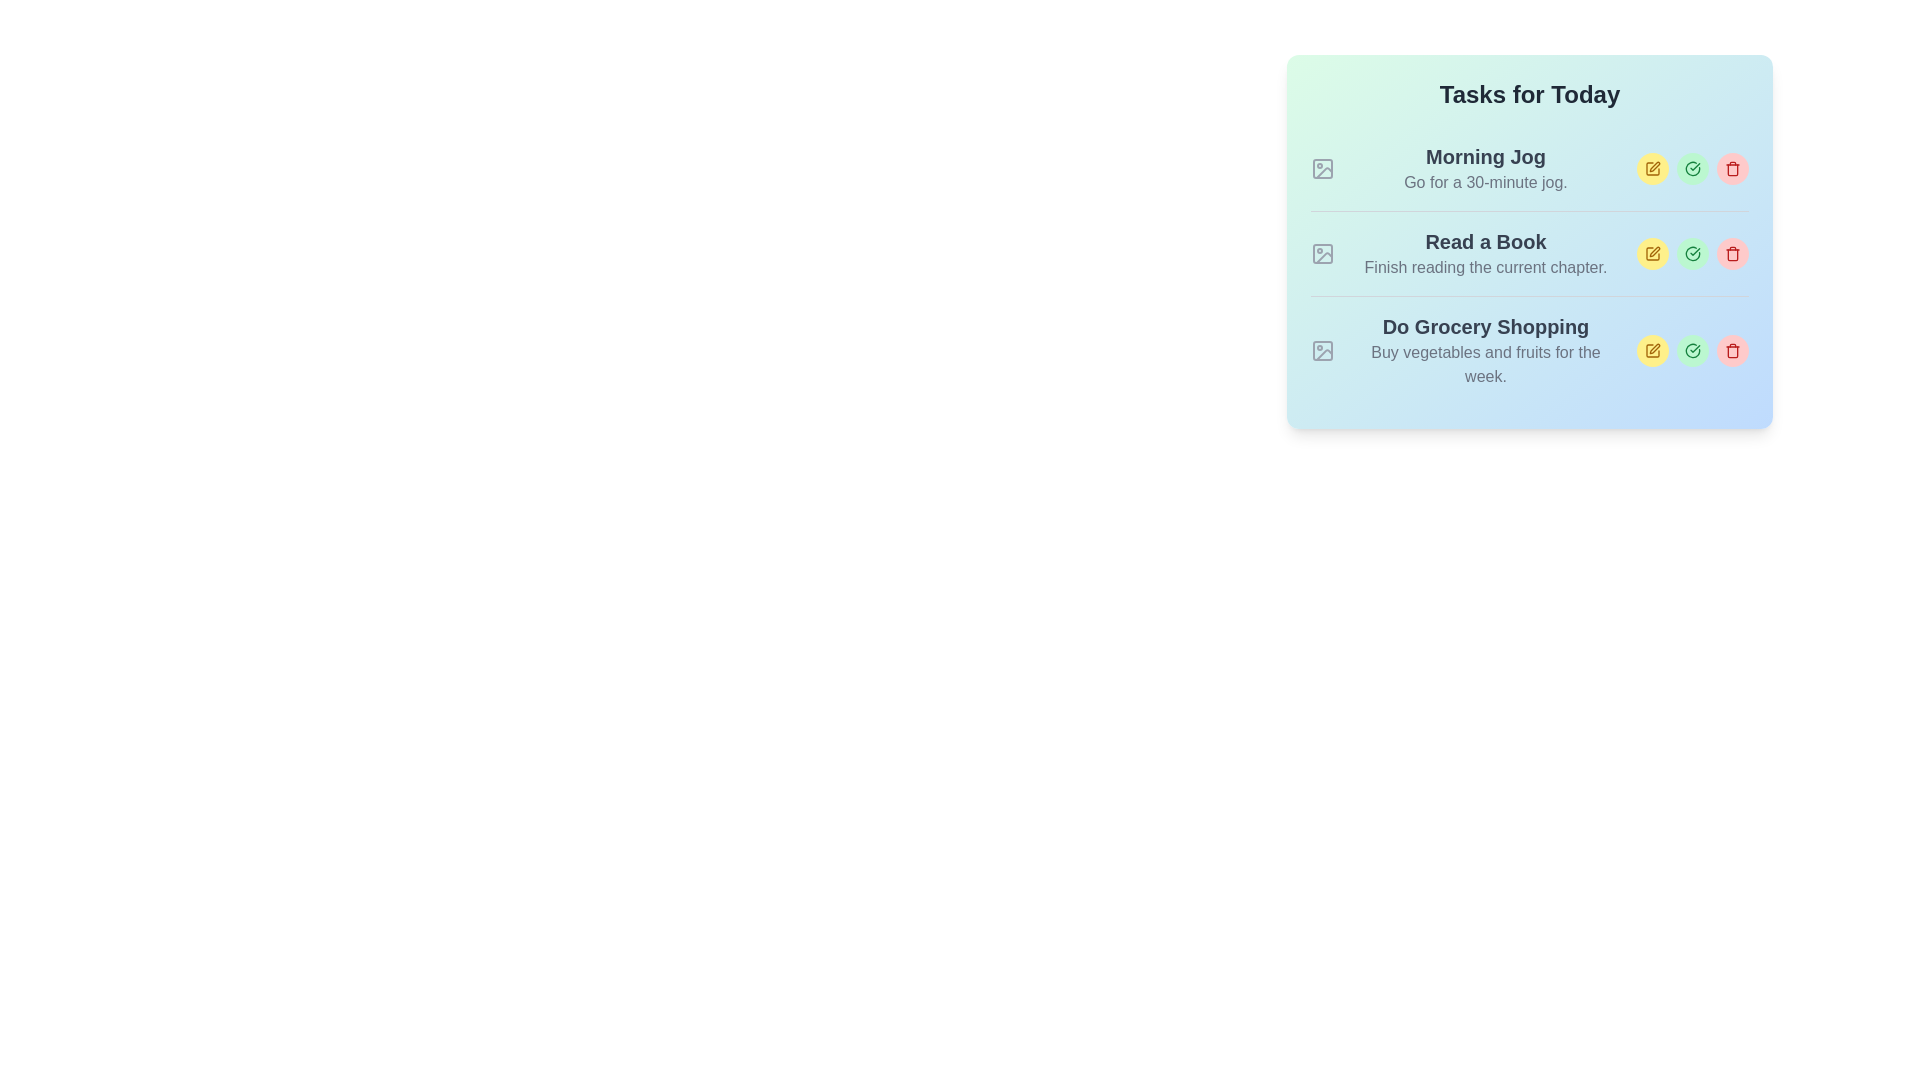 The height and width of the screenshot is (1080, 1920). What do you see at coordinates (1486, 241) in the screenshot?
I see `the static text element that serves as the title for the second task in the task list, located in the task card titled 'Read a Book'` at bounding box center [1486, 241].